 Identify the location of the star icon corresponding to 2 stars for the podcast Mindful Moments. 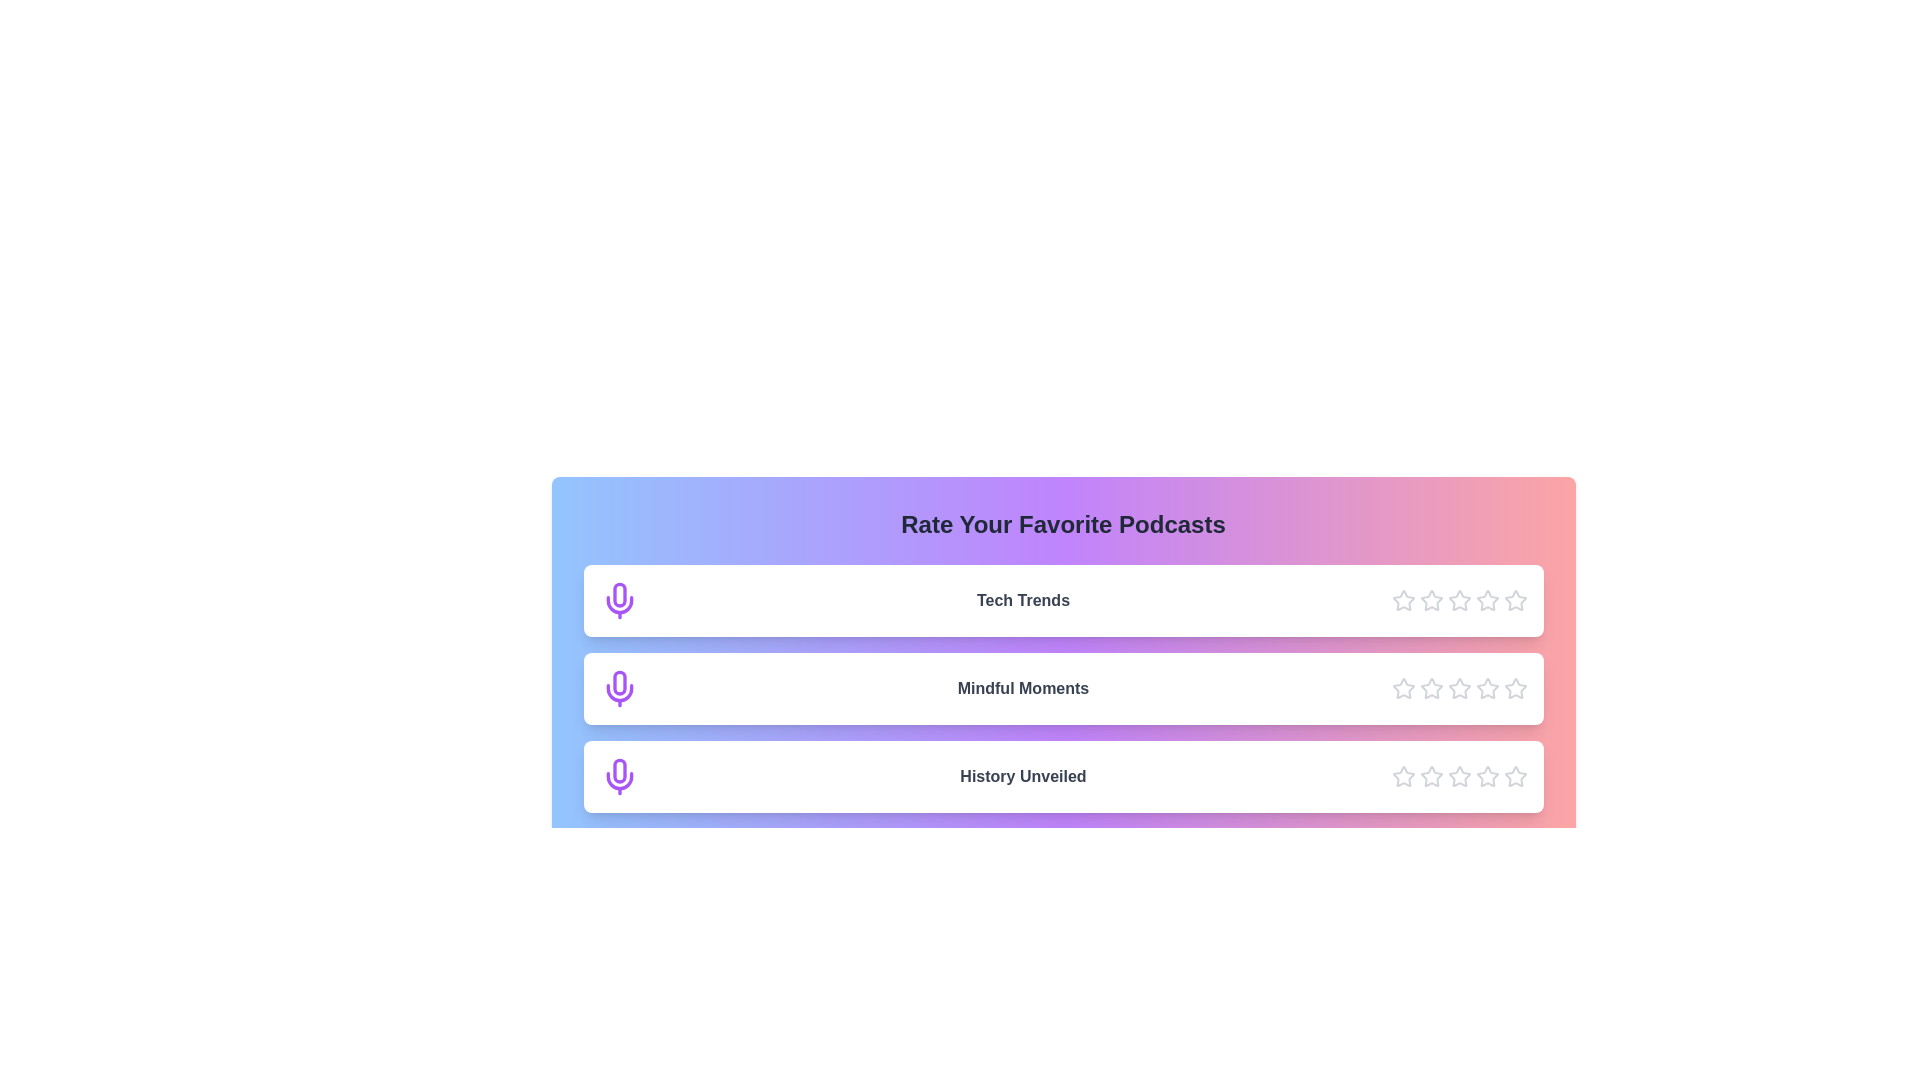
(1430, 688).